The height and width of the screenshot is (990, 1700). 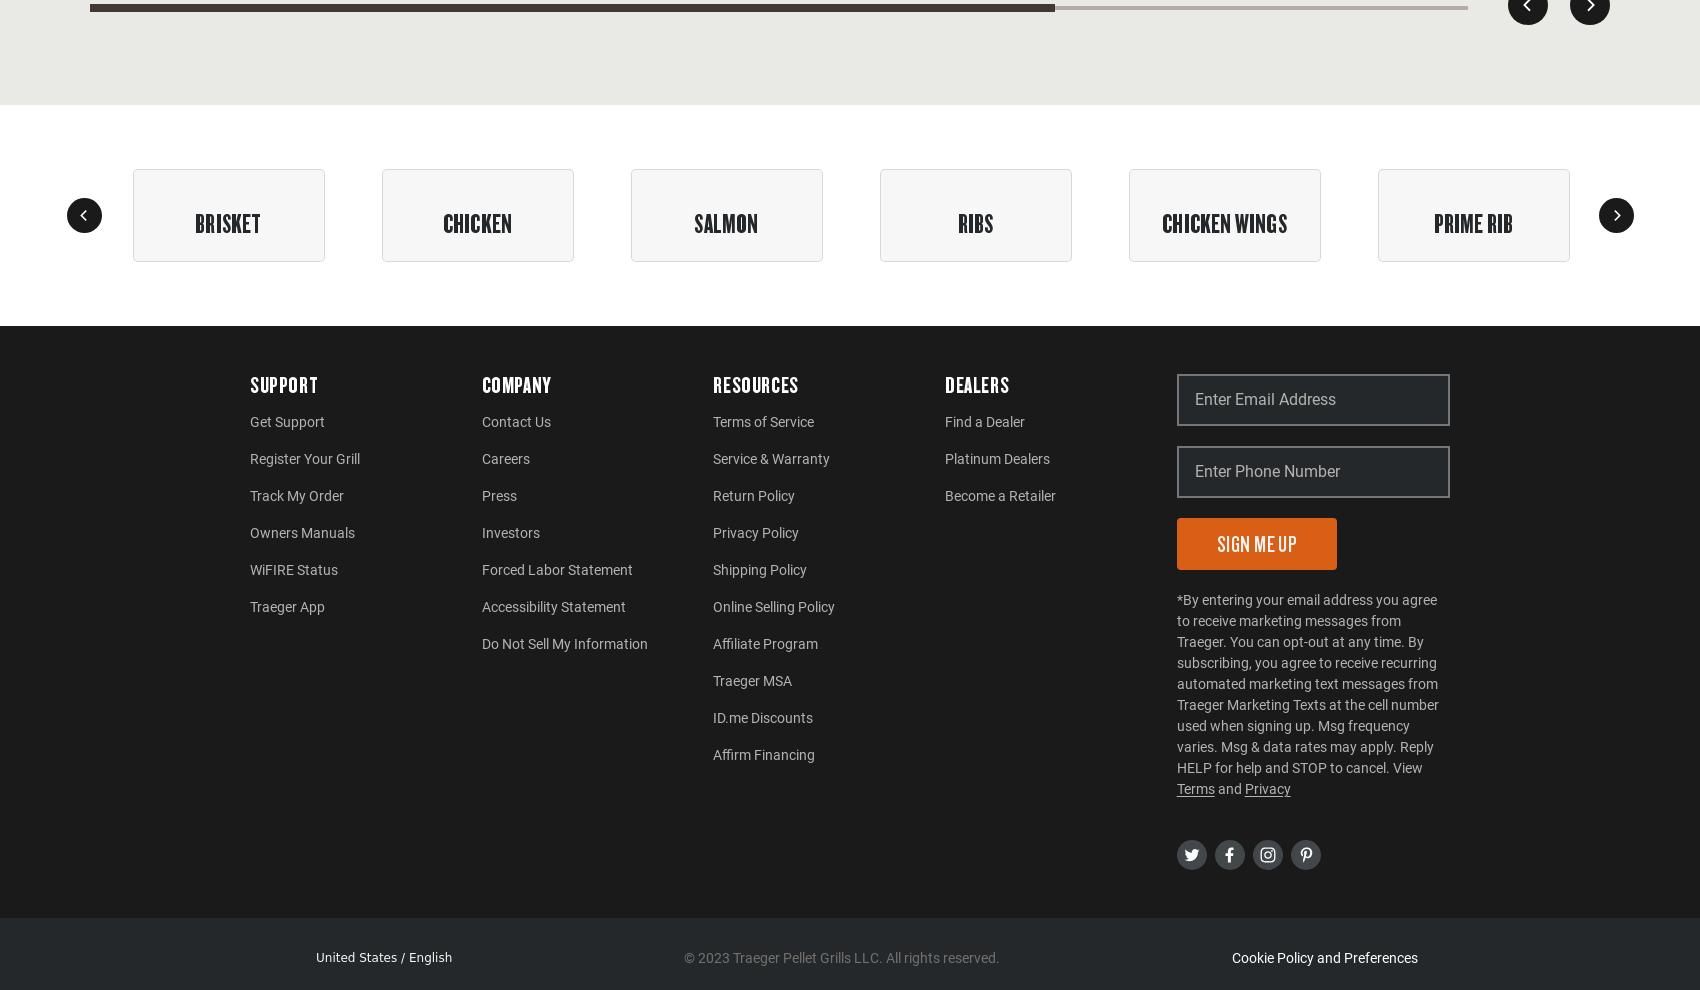 What do you see at coordinates (944, 384) in the screenshot?
I see `'Dealers'` at bounding box center [944, 384].